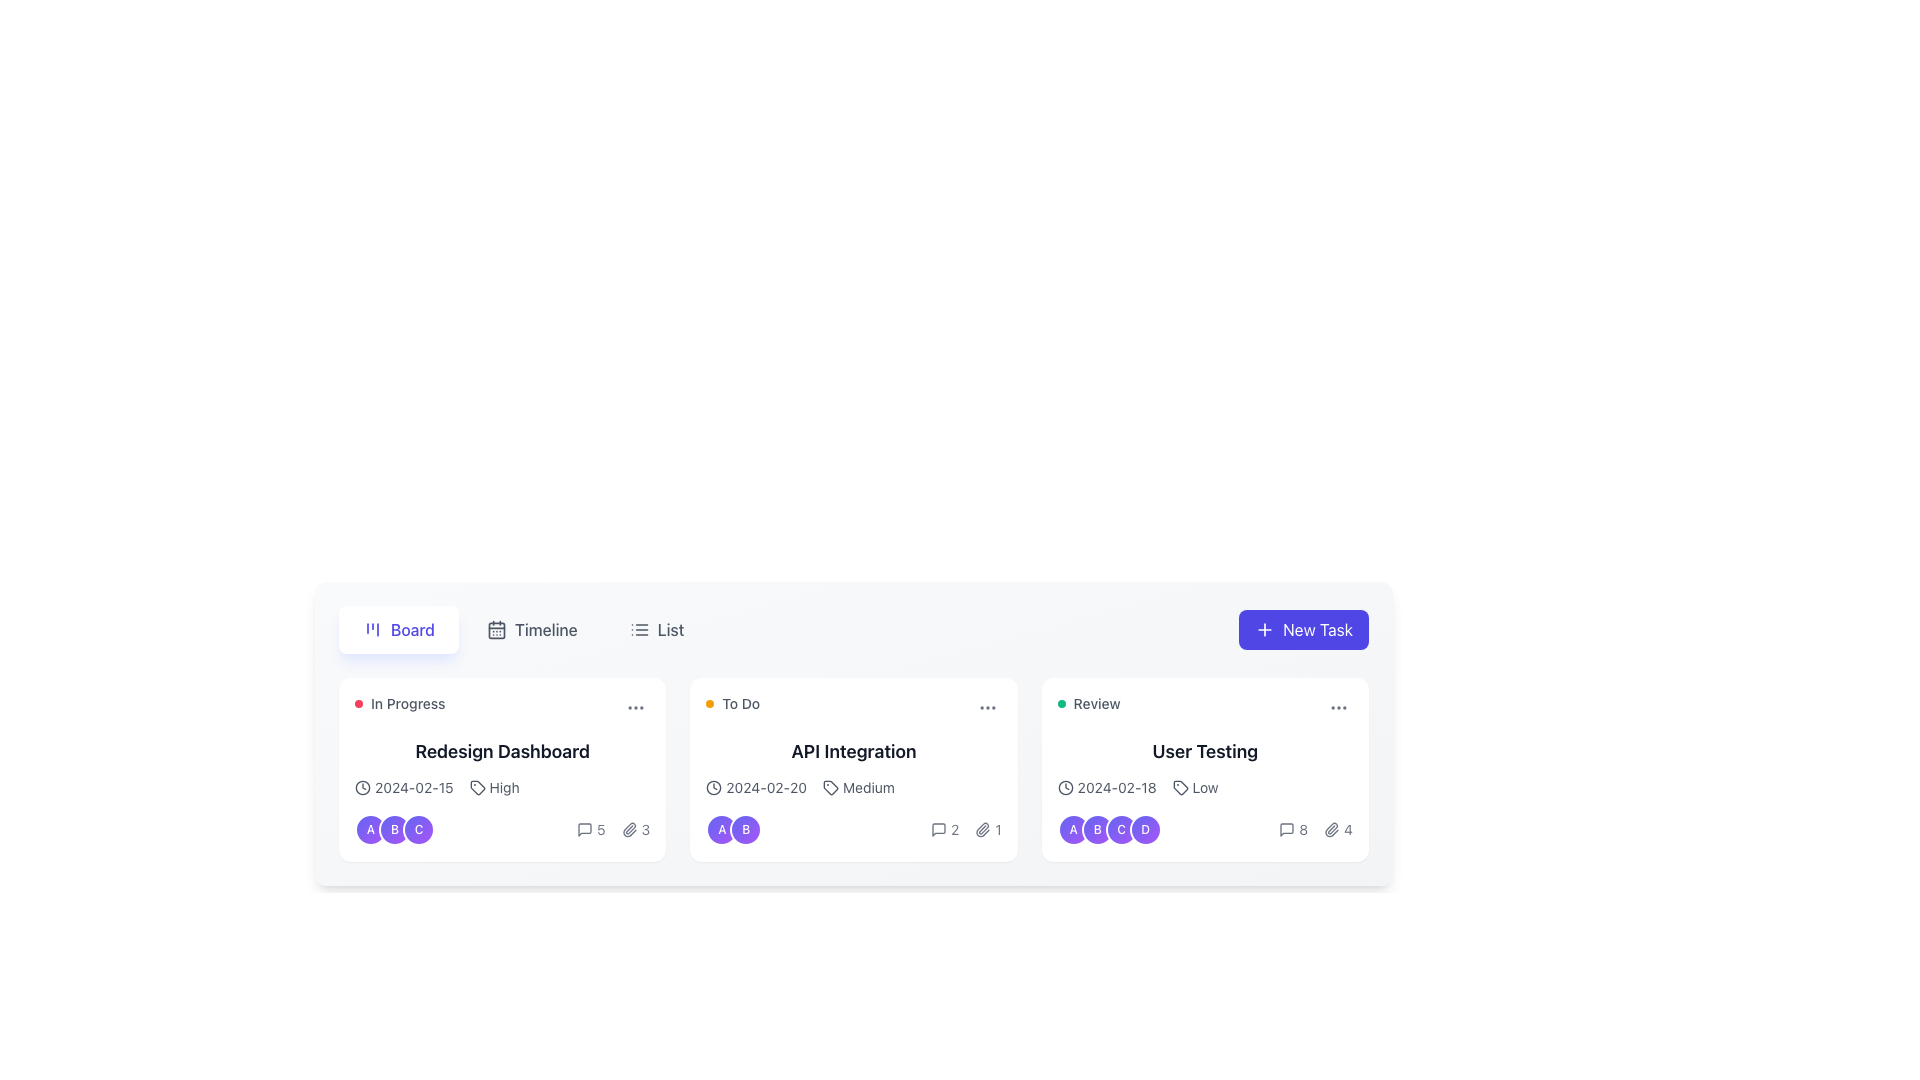  What do you see at coordinates (1096, 829) in the screenshot?
I see `the second circular avatar badge representing user responsibility for the 'User Testing' task` at bounding box center [1096, 829].